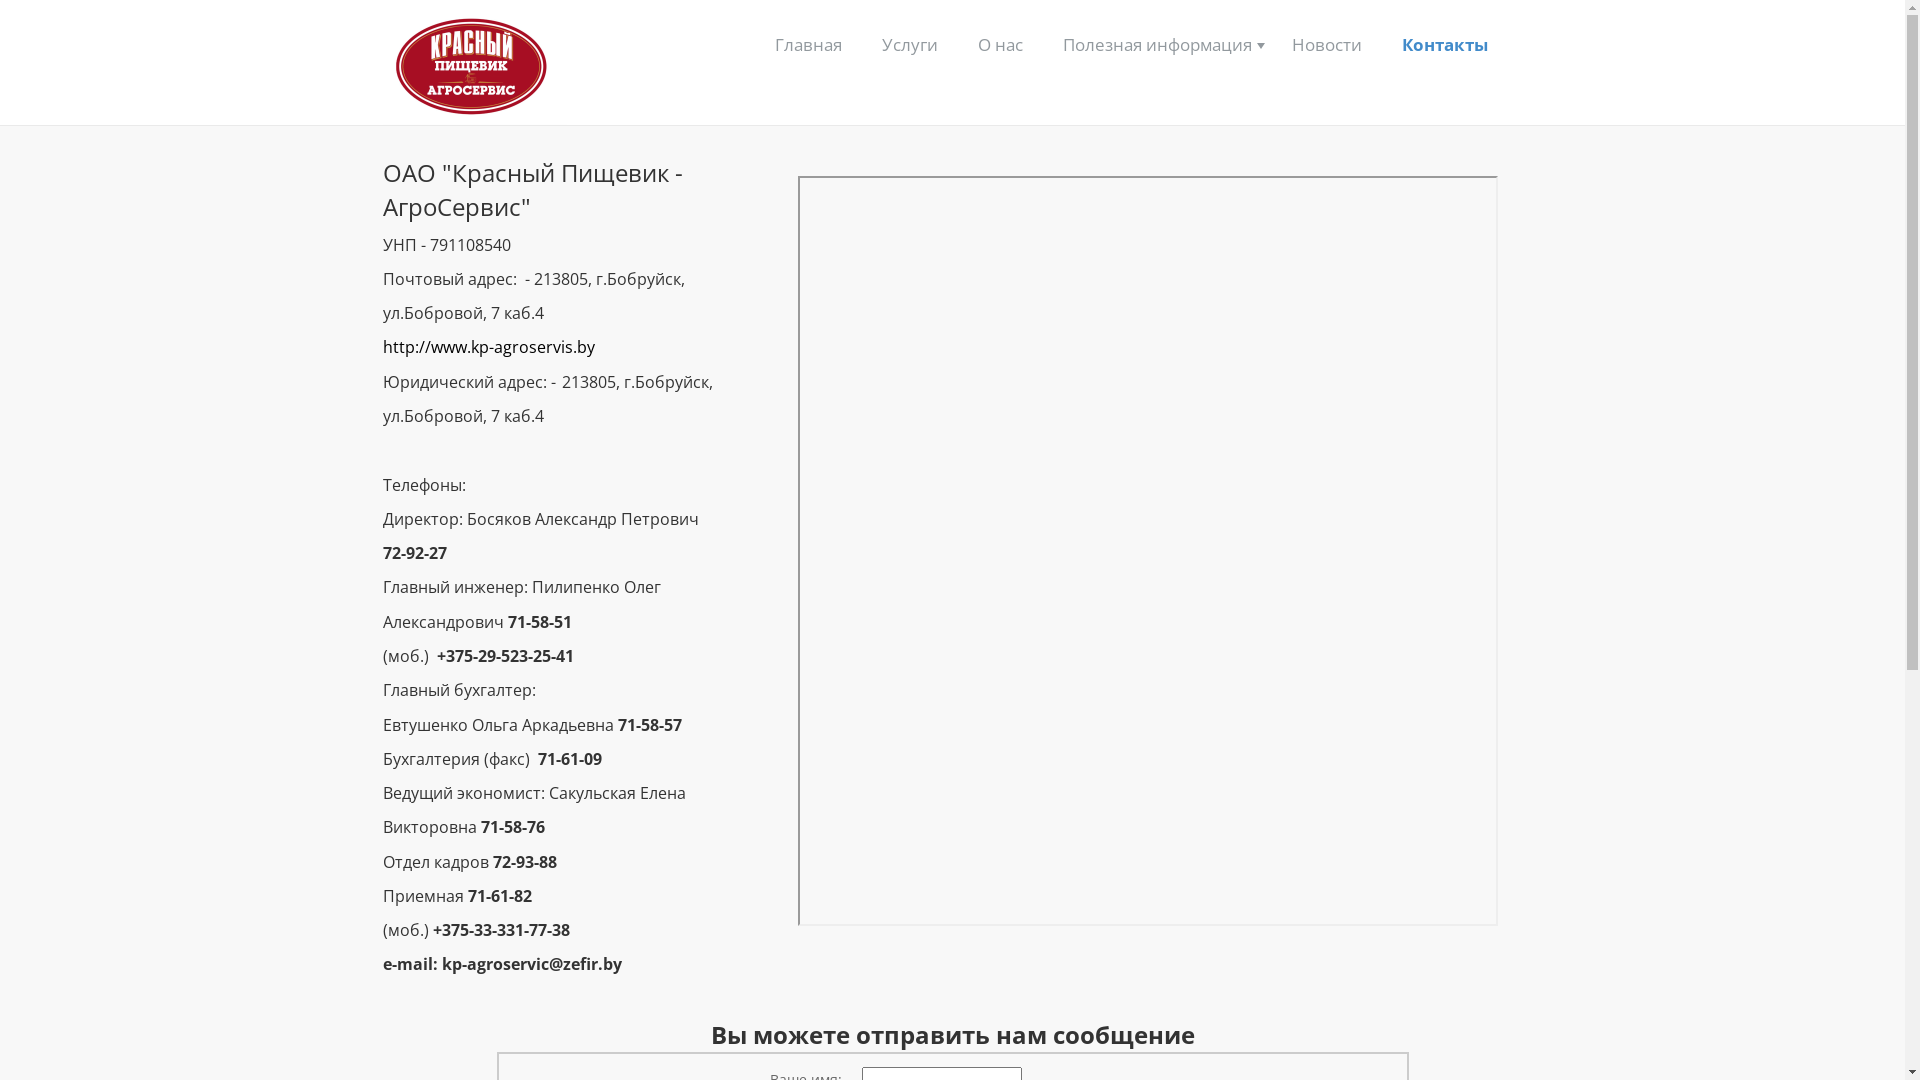  What do you see at coordinates (488, 346) in the screenshot?
I see `'http://www.kp-agroservis.by'` at bounding box center [488, 346].